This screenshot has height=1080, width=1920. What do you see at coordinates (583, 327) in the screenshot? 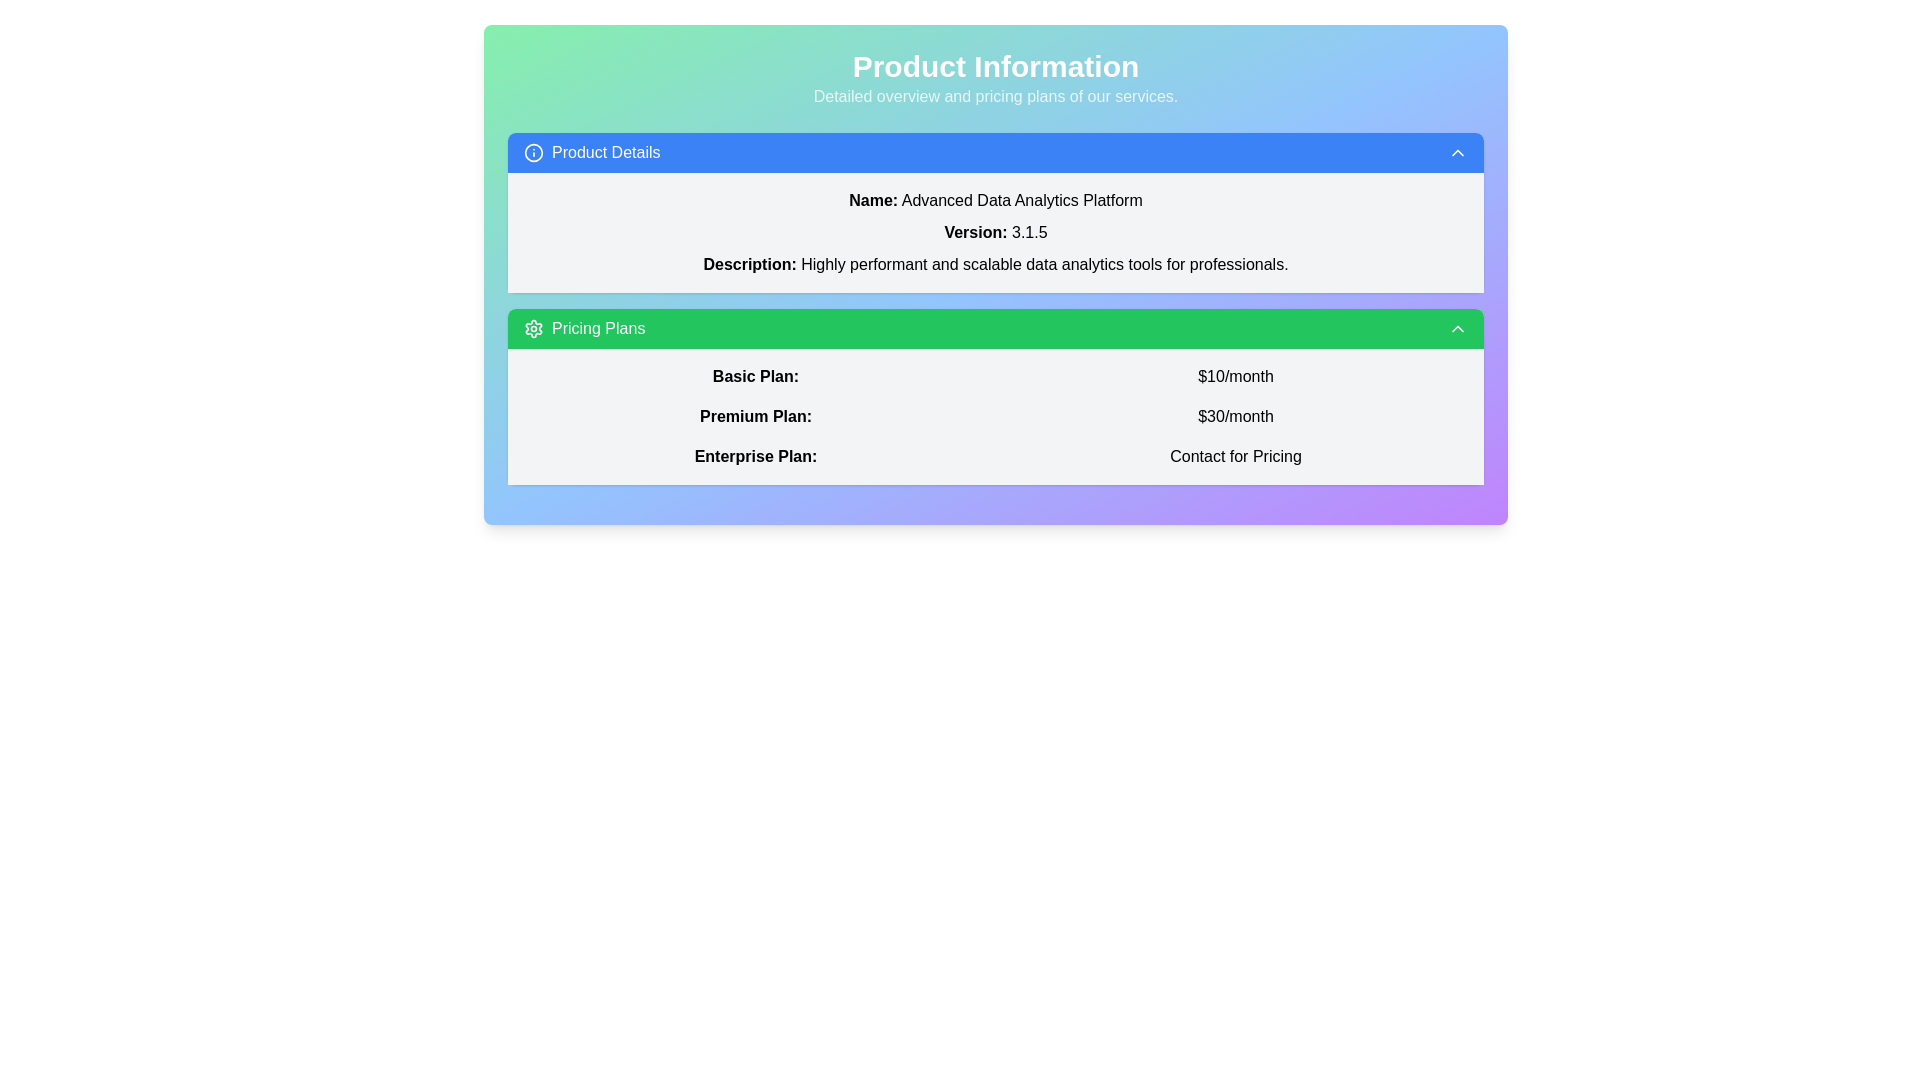
I see `the 'Pricing Plans' label with a gear icon, which is styled in a bold white font against a green background, located in the lower left area of the interface` at bounding box center [583, 327].